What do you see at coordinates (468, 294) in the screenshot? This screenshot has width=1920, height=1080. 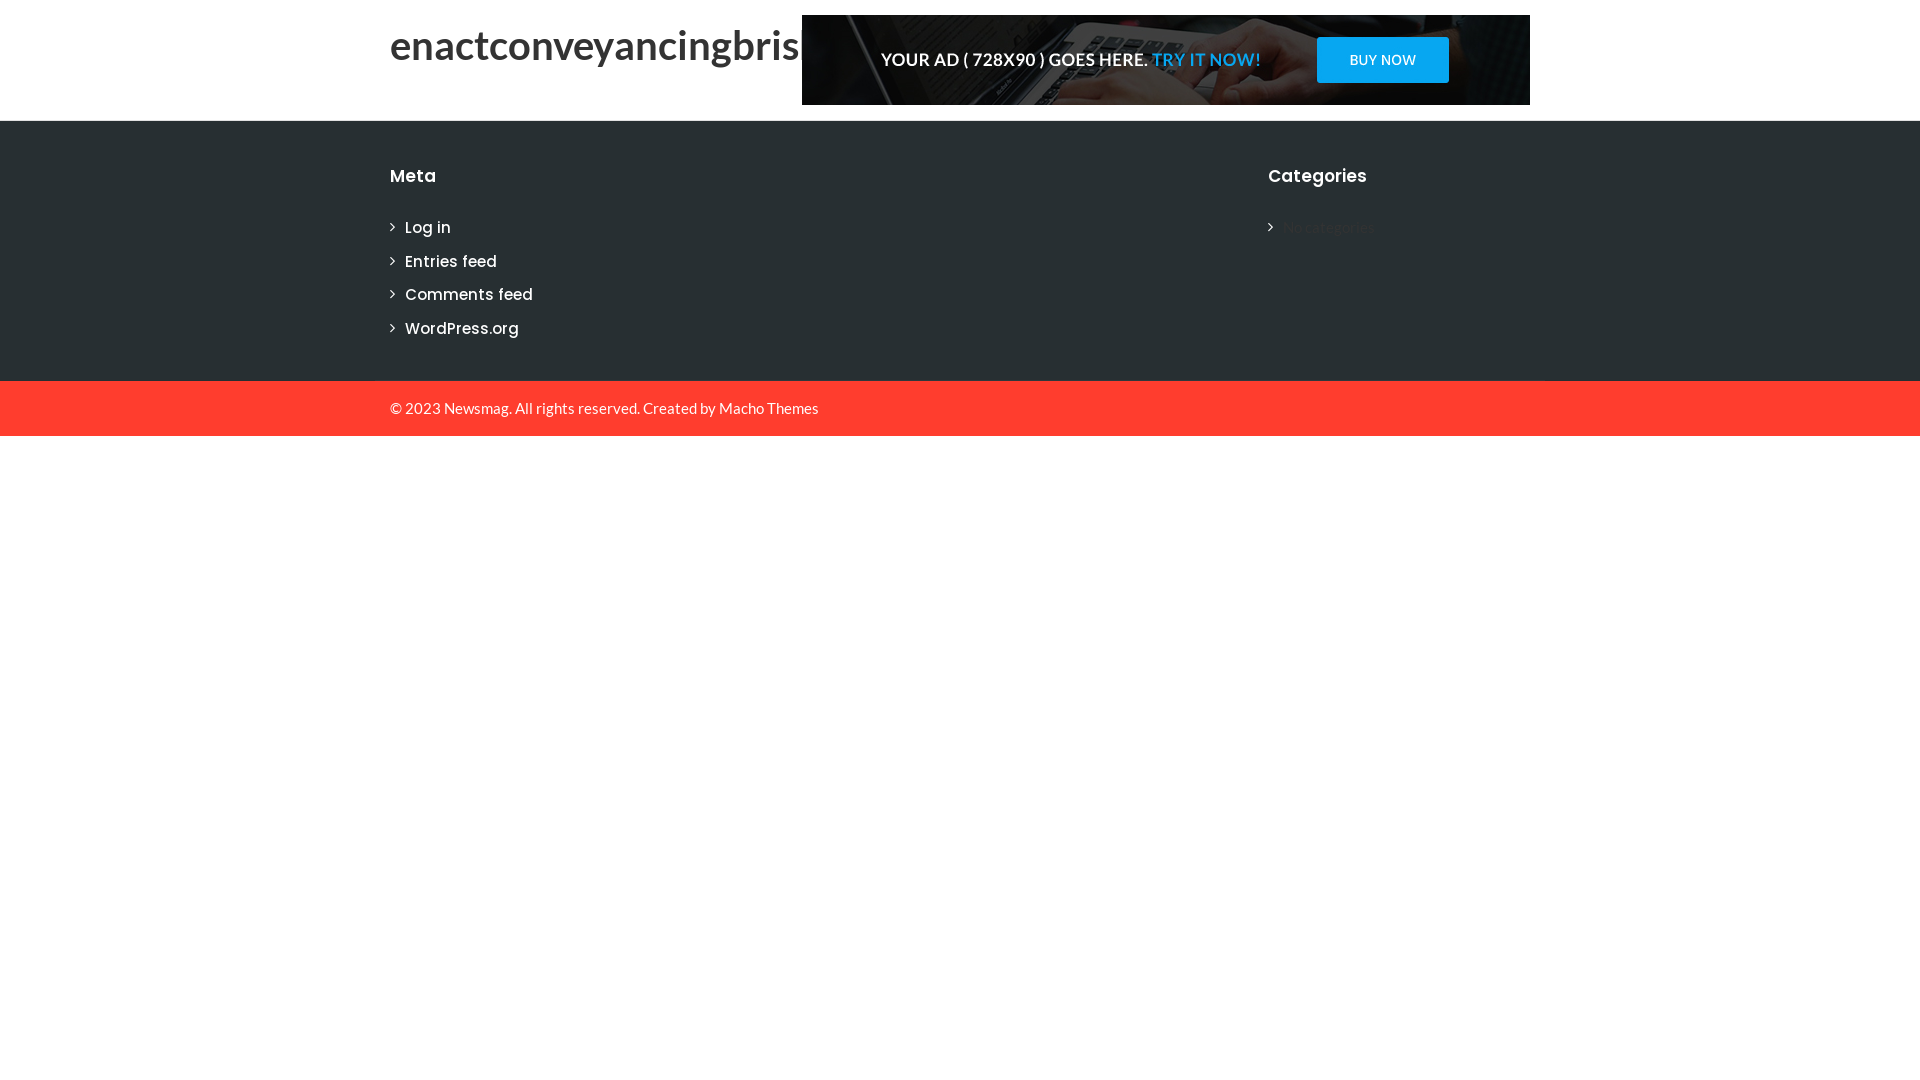 I see `'Comments feed'` at bounding box center [468, 294].